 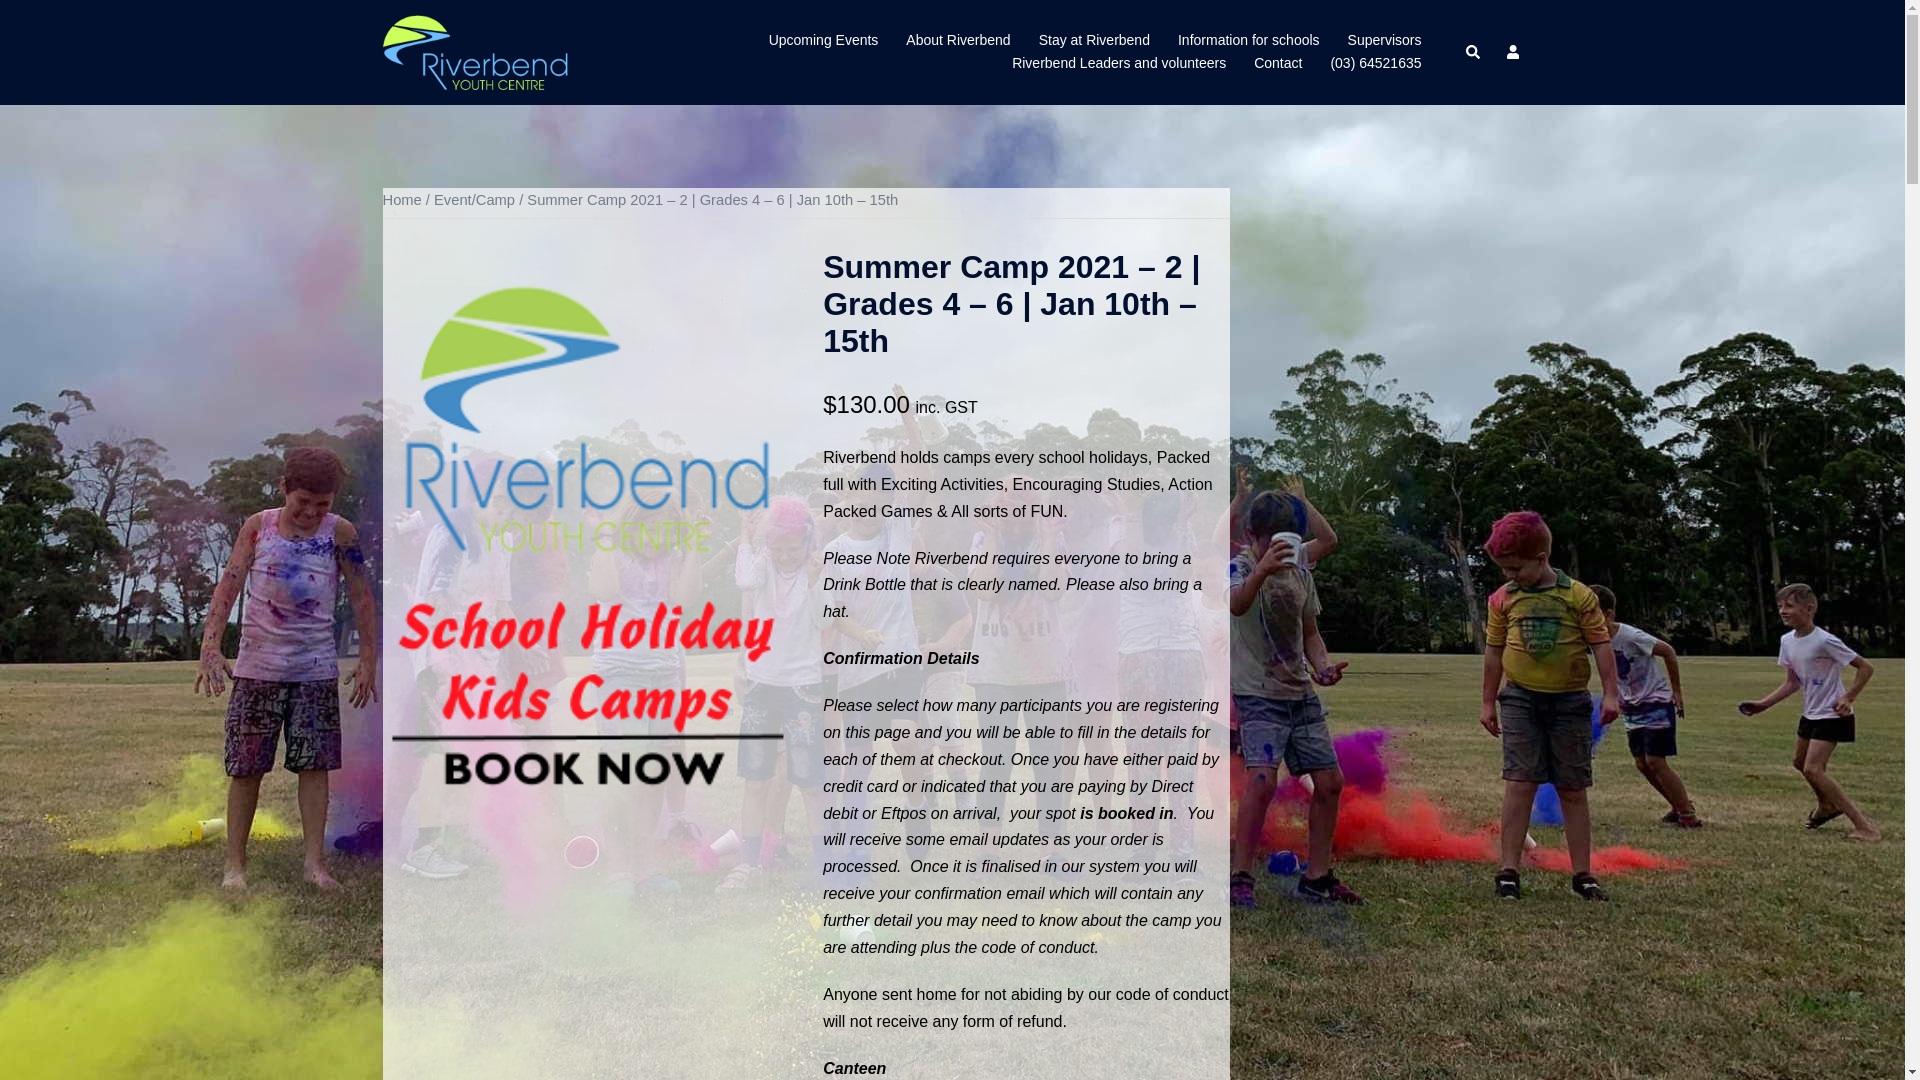 I want to click on 'Contact', so click(x=1276, y=63).